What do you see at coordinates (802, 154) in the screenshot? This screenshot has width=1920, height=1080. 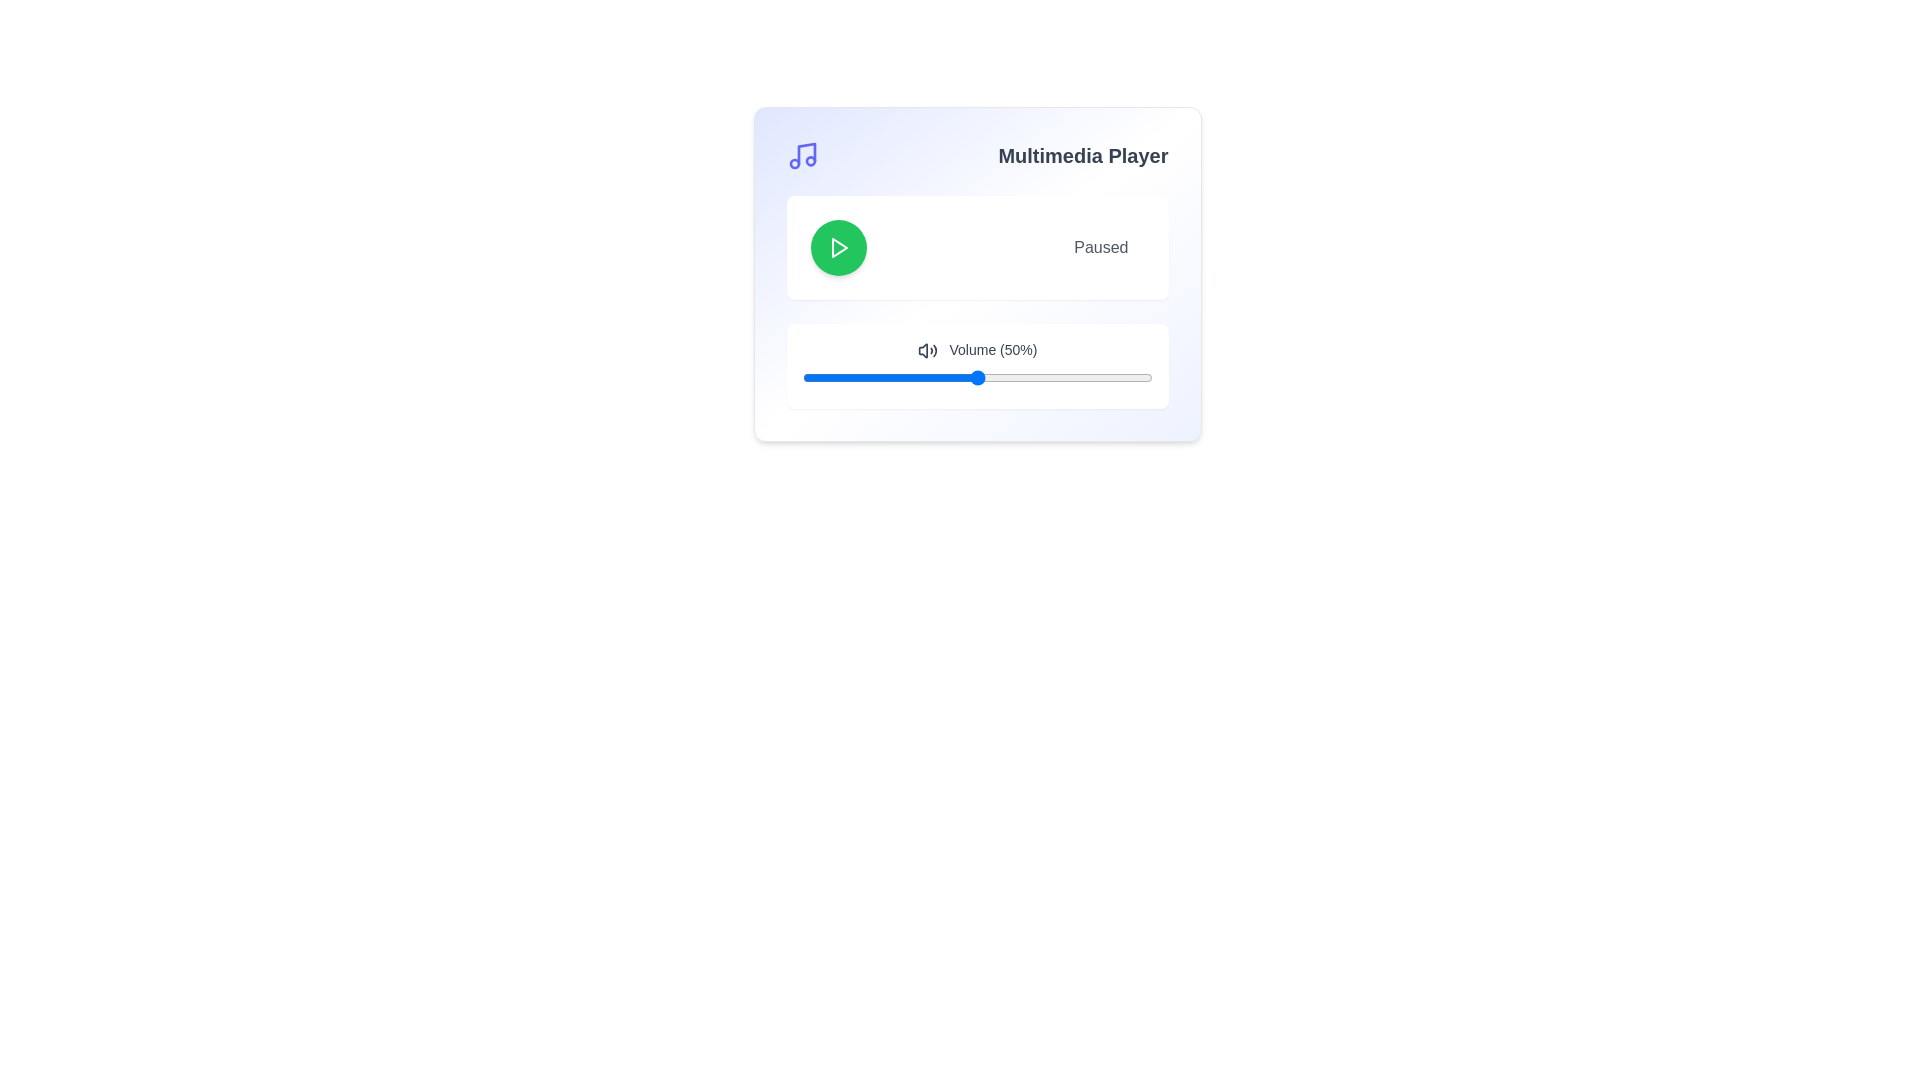 I see `the bold indigo musical note icon located to the left of the 'Multimedia Player' title` at bounding box center [802, 154].